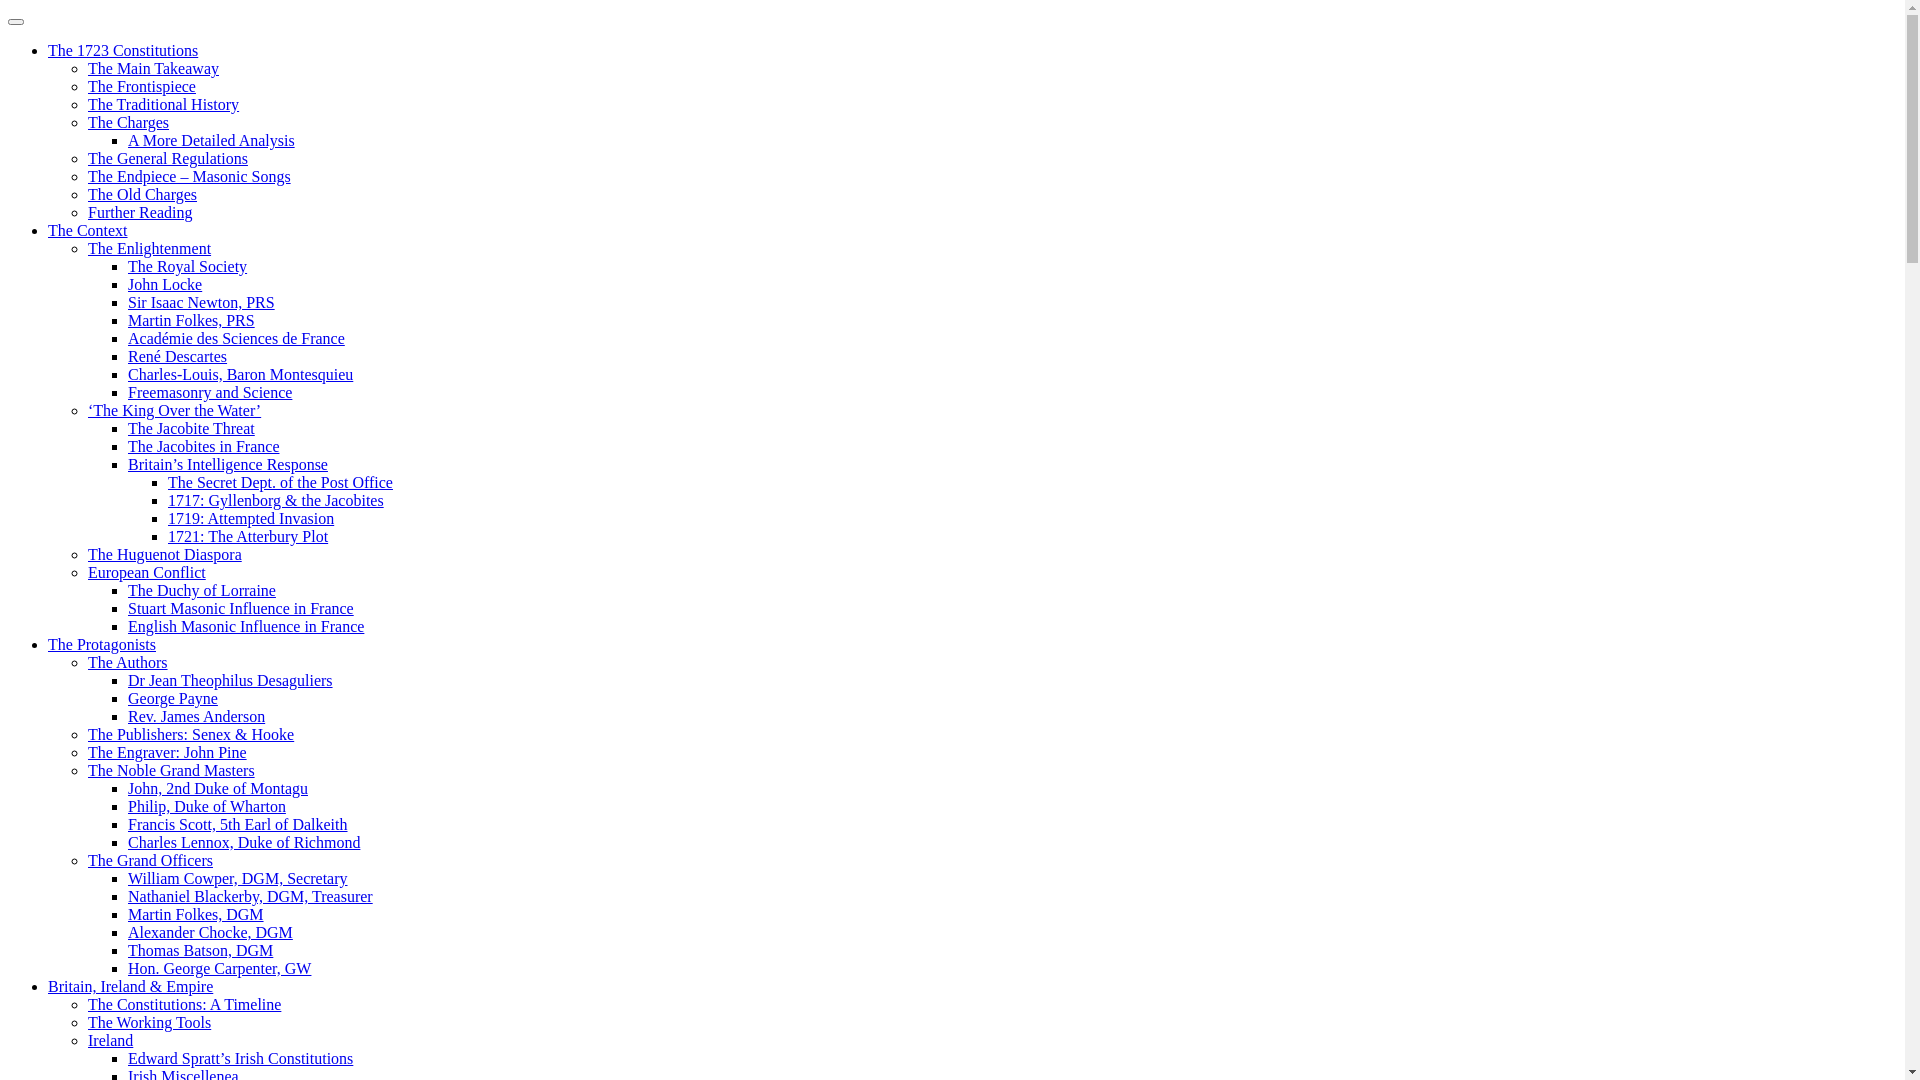 The image size is (1920, 1080). What do you see at coordinates (244, 625) in the screenshot?
I see `'English Masonic Influence in France'` at bounding box center [244, 625].